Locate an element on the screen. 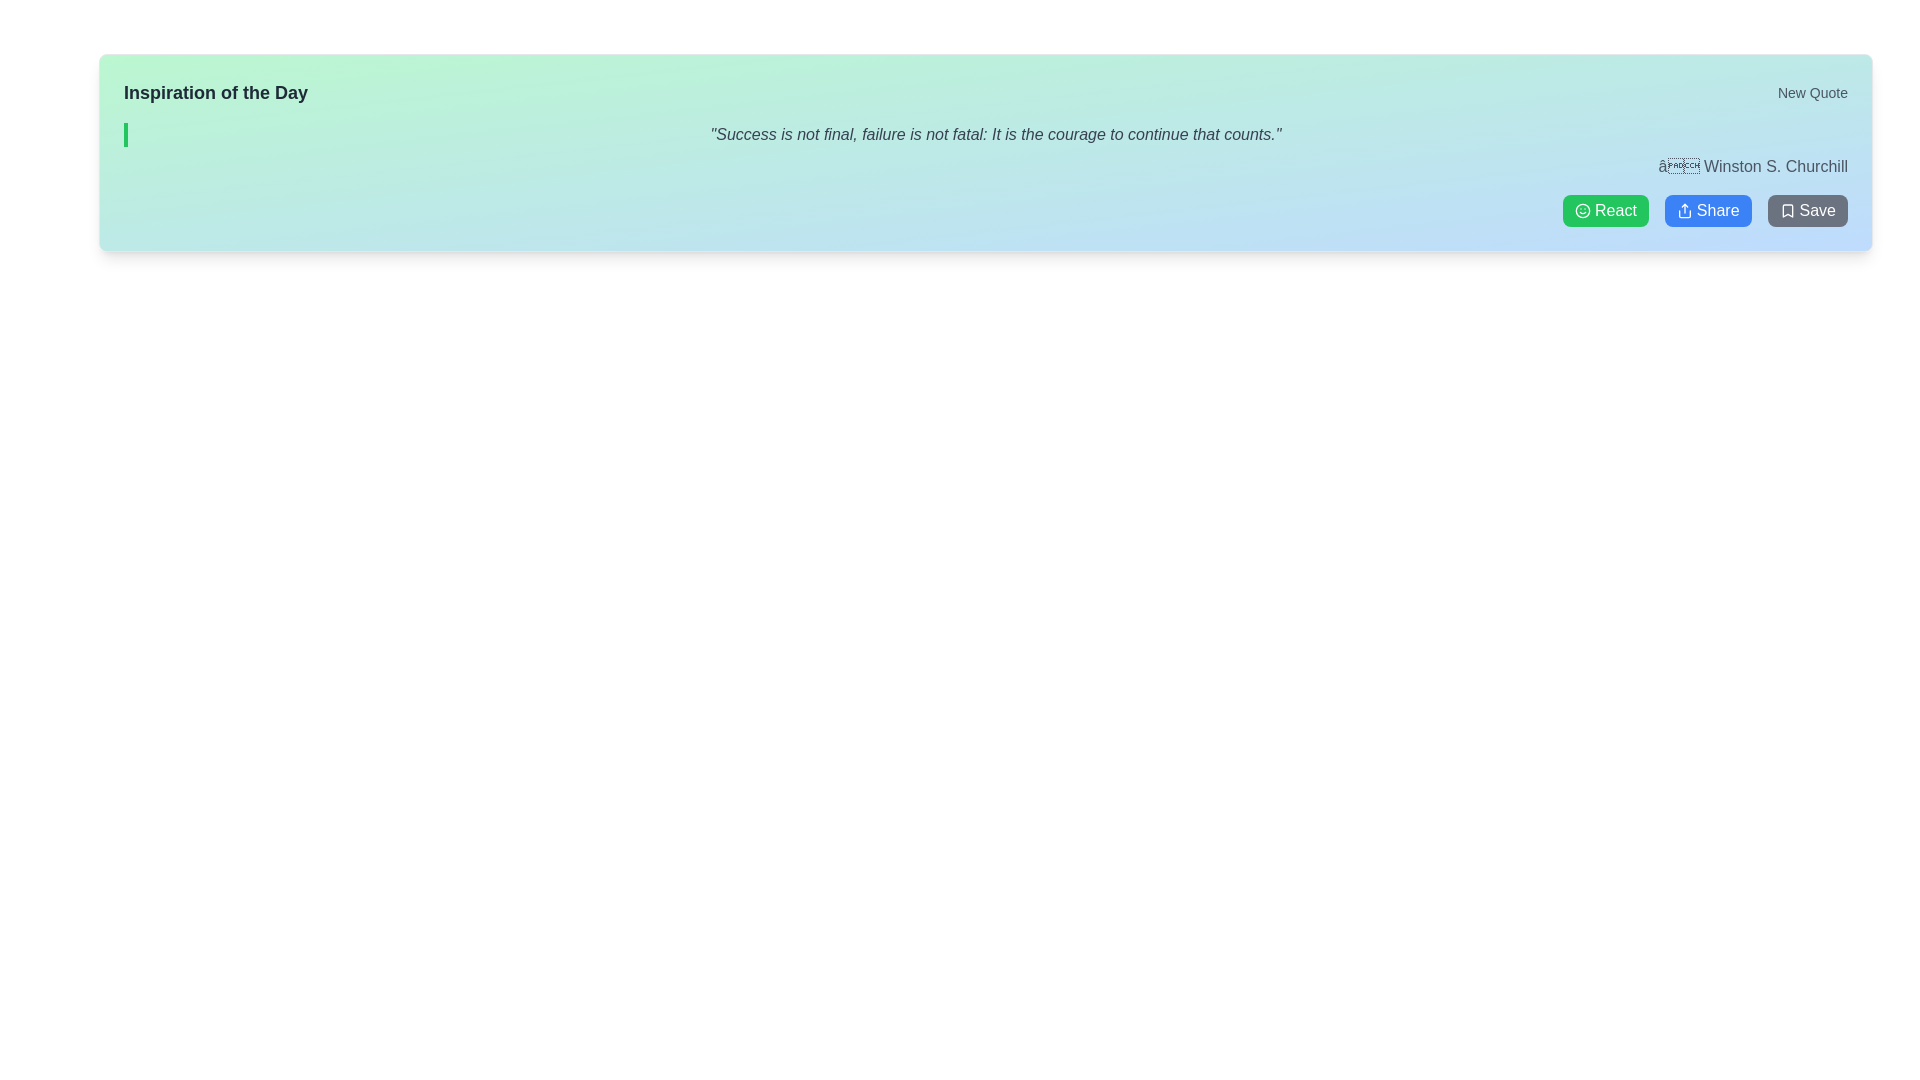  the 'React' button, which is a green button with white text and a smiley face icon, located in the bottom-right corner of the blue gradient header area is located at coordinates (1605, 211).